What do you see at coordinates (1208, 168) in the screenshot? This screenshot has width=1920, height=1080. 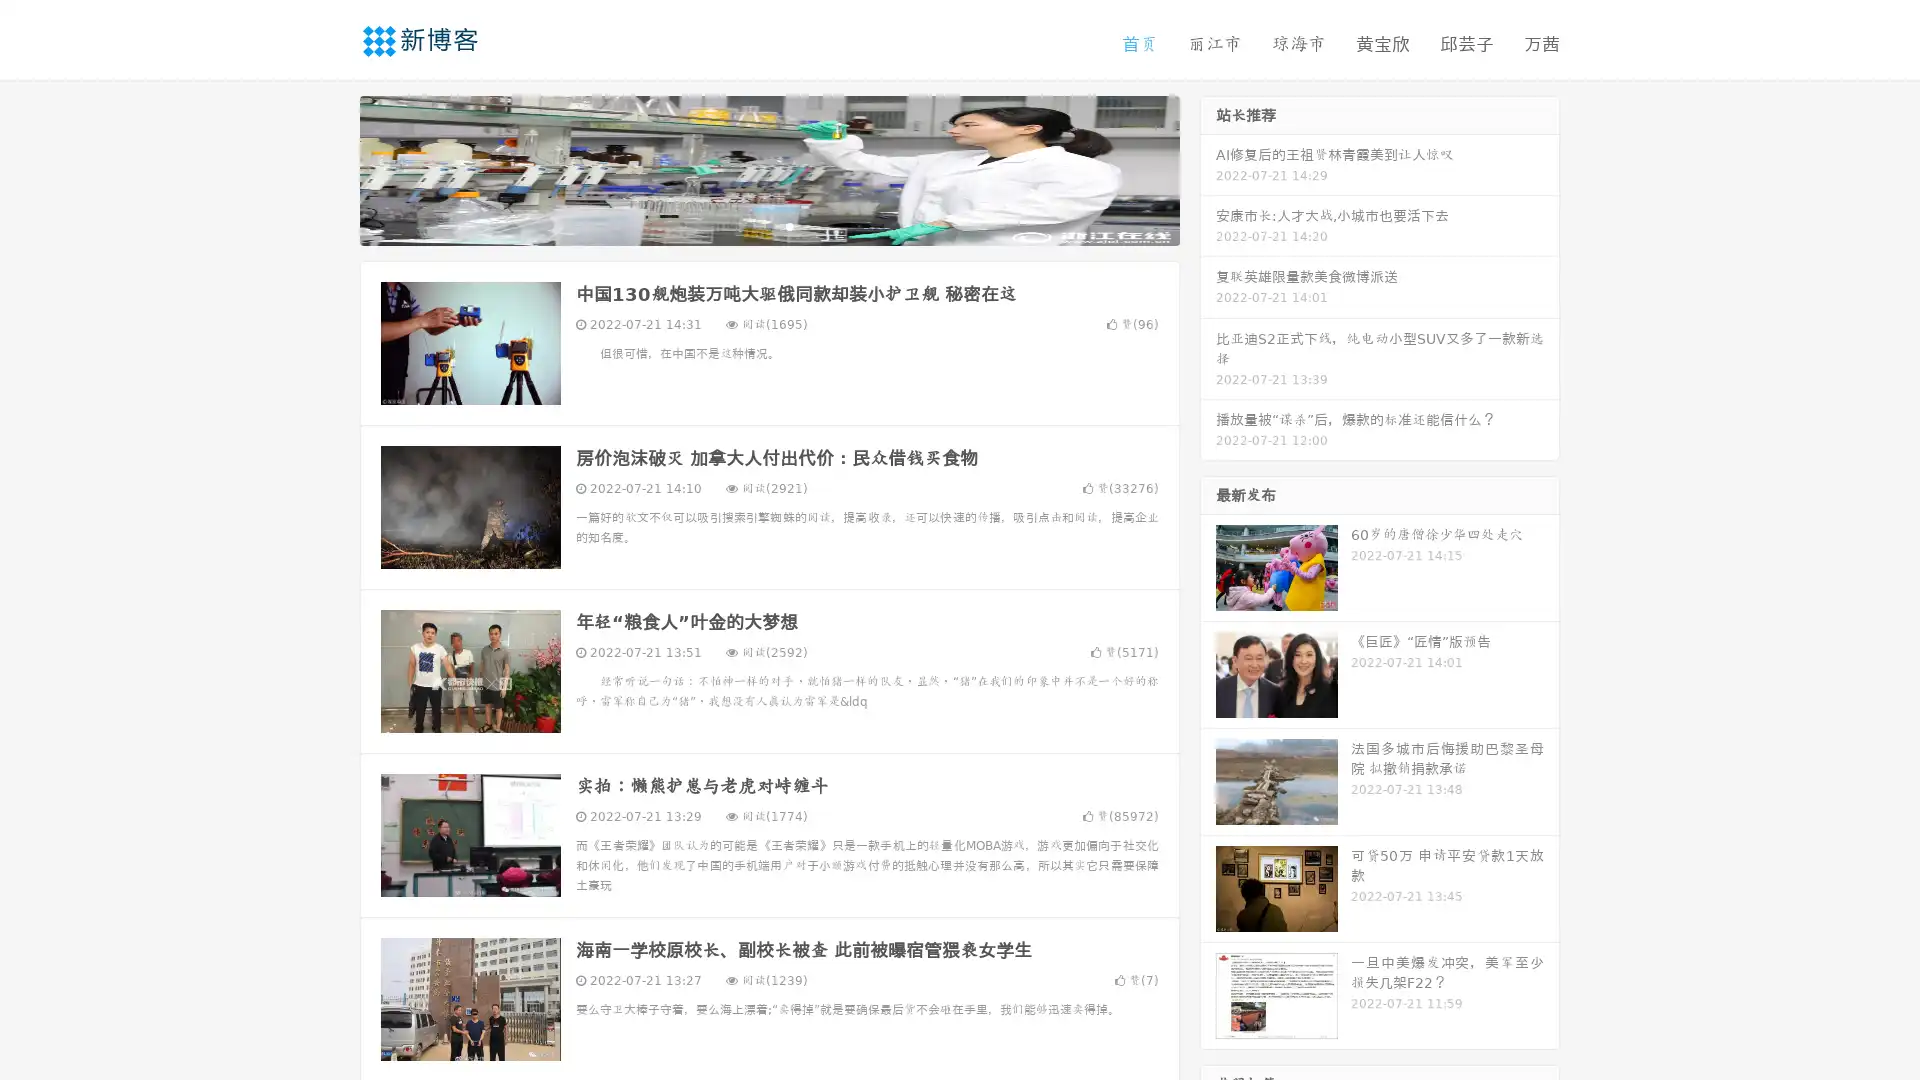 I see `Next slide` at bounding box center [1208, 168].